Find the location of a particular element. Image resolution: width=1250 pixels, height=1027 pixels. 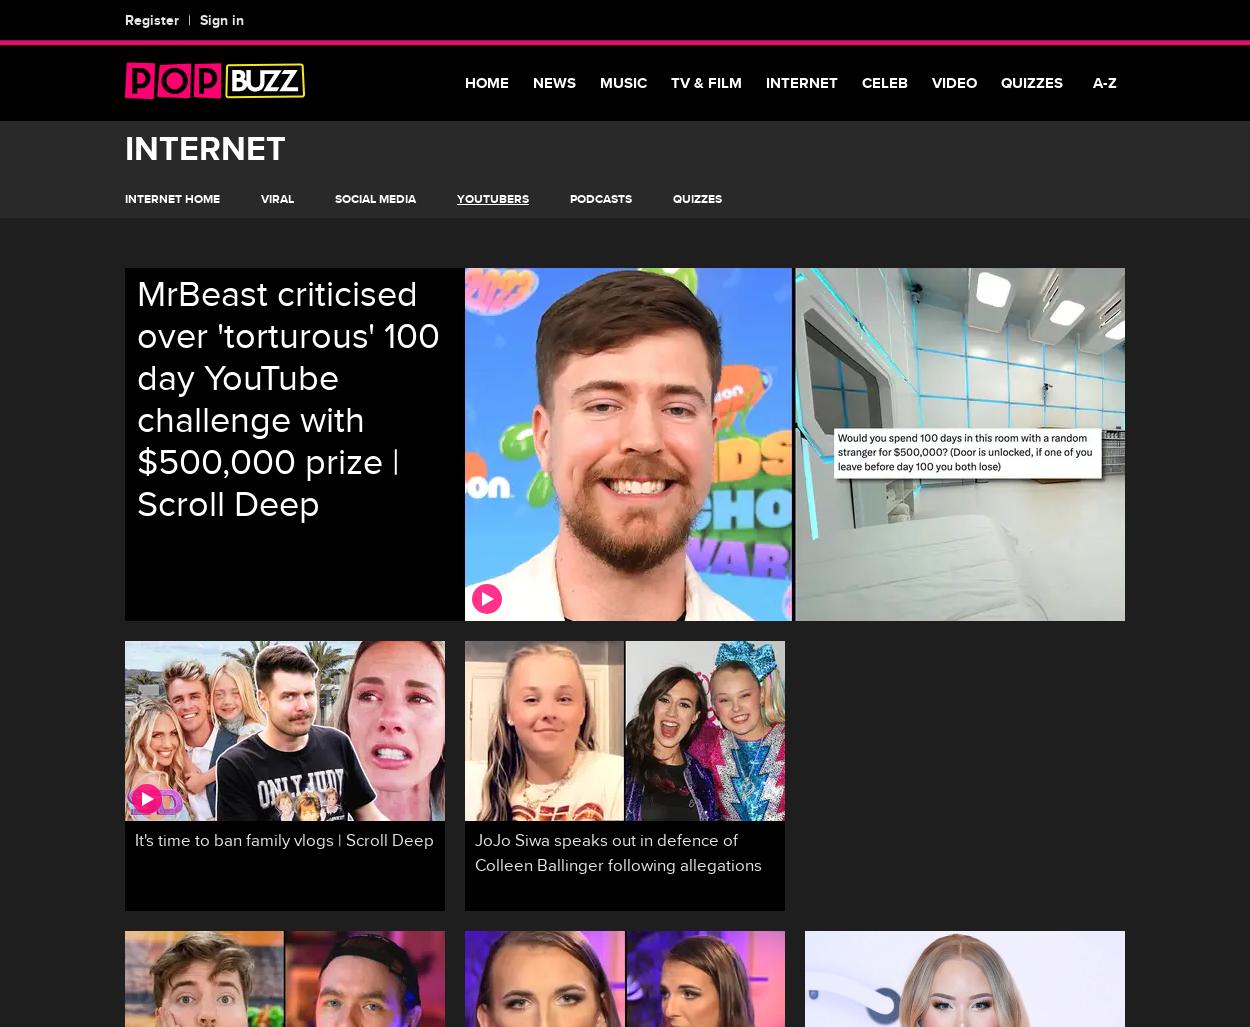

'Register' is located at coordinates (152, 20).